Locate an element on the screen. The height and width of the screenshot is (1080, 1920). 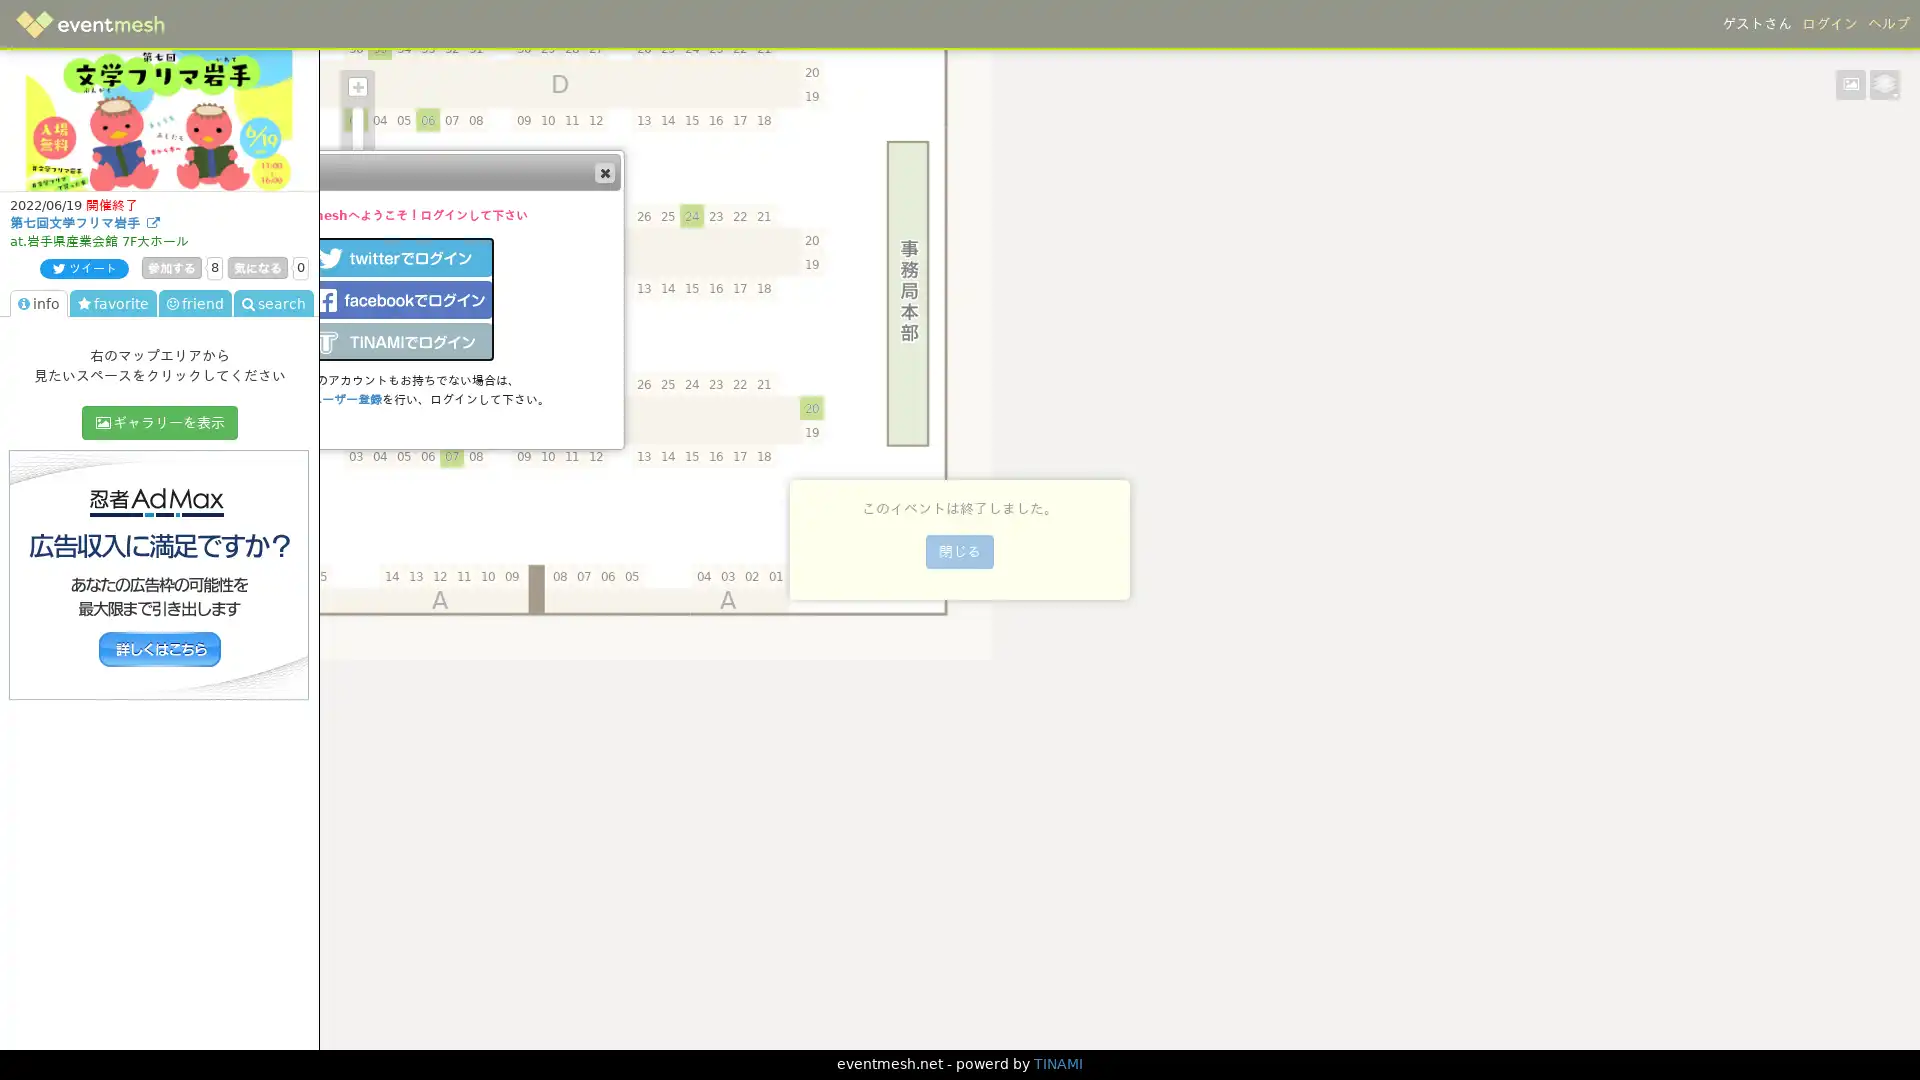
close is located at coordinates (603, 171).